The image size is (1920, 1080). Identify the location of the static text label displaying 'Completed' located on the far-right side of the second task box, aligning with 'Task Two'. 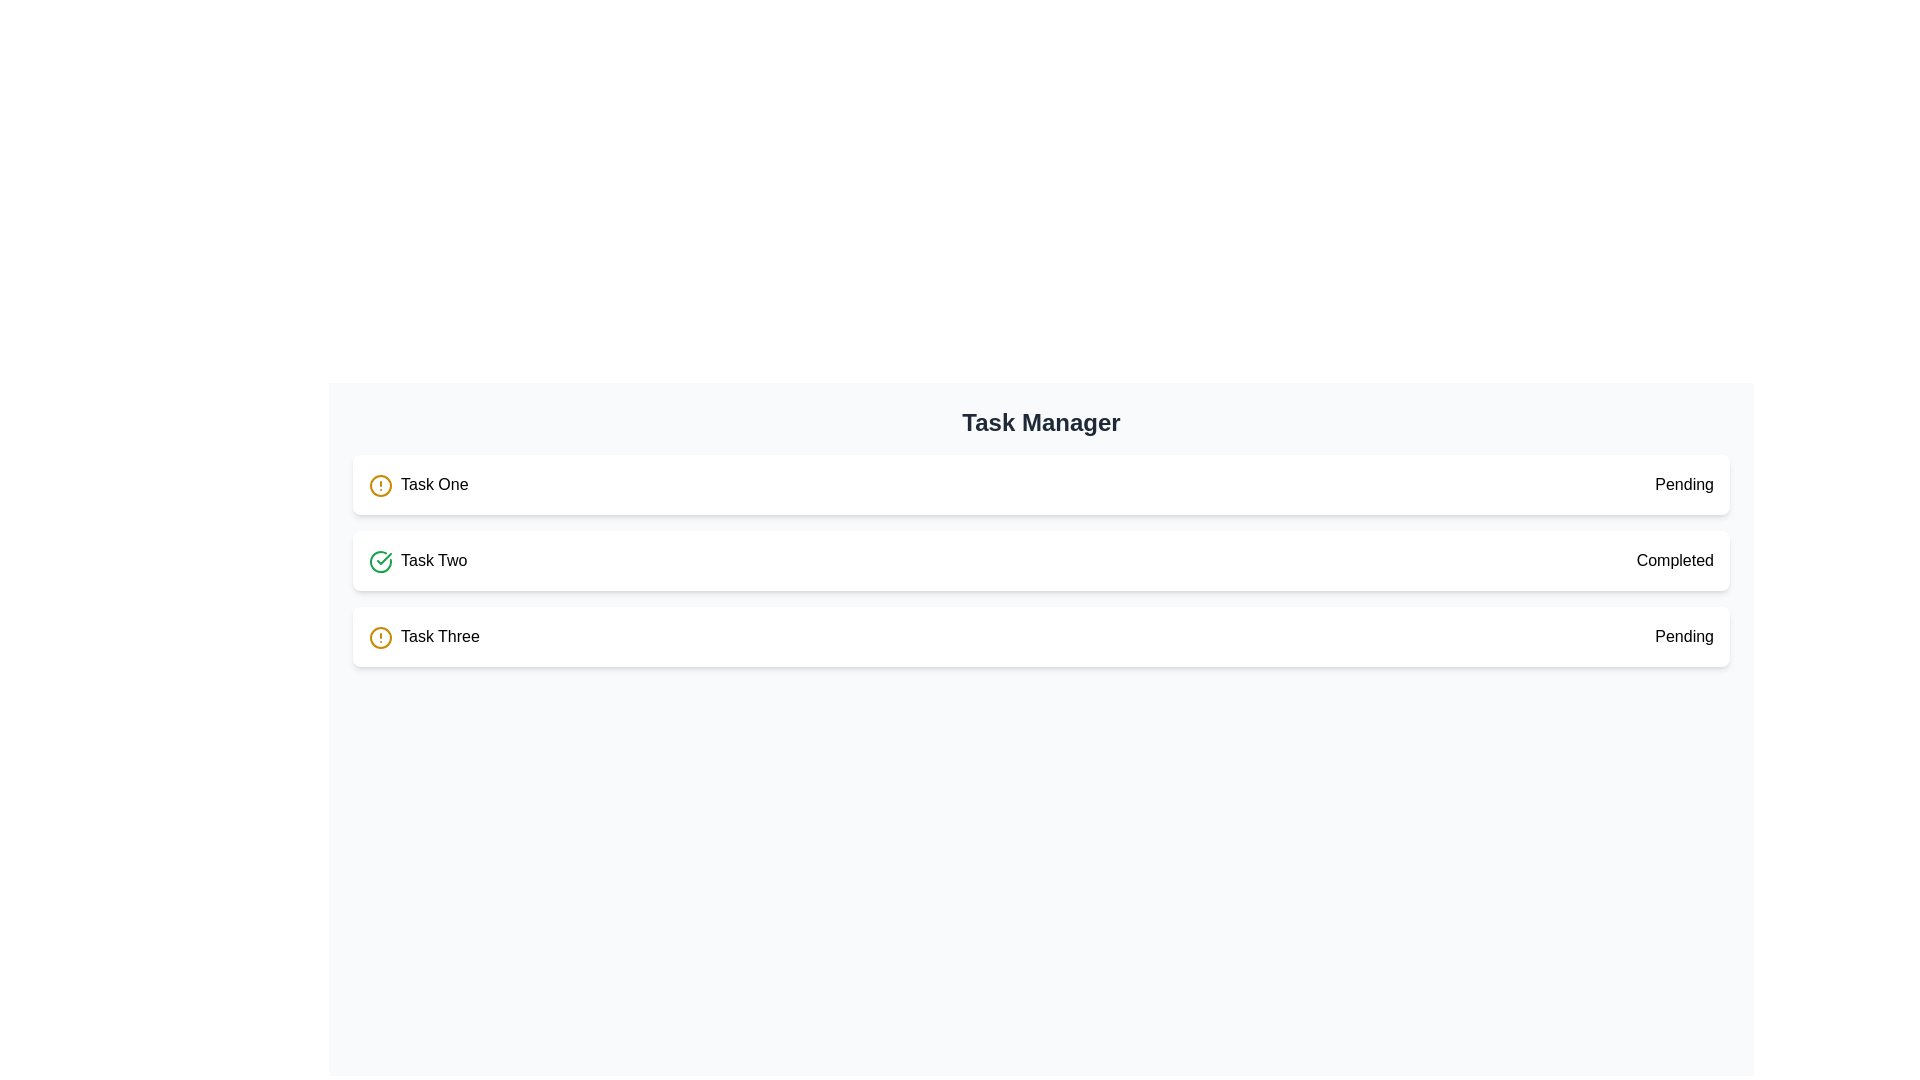
(1675, 560).